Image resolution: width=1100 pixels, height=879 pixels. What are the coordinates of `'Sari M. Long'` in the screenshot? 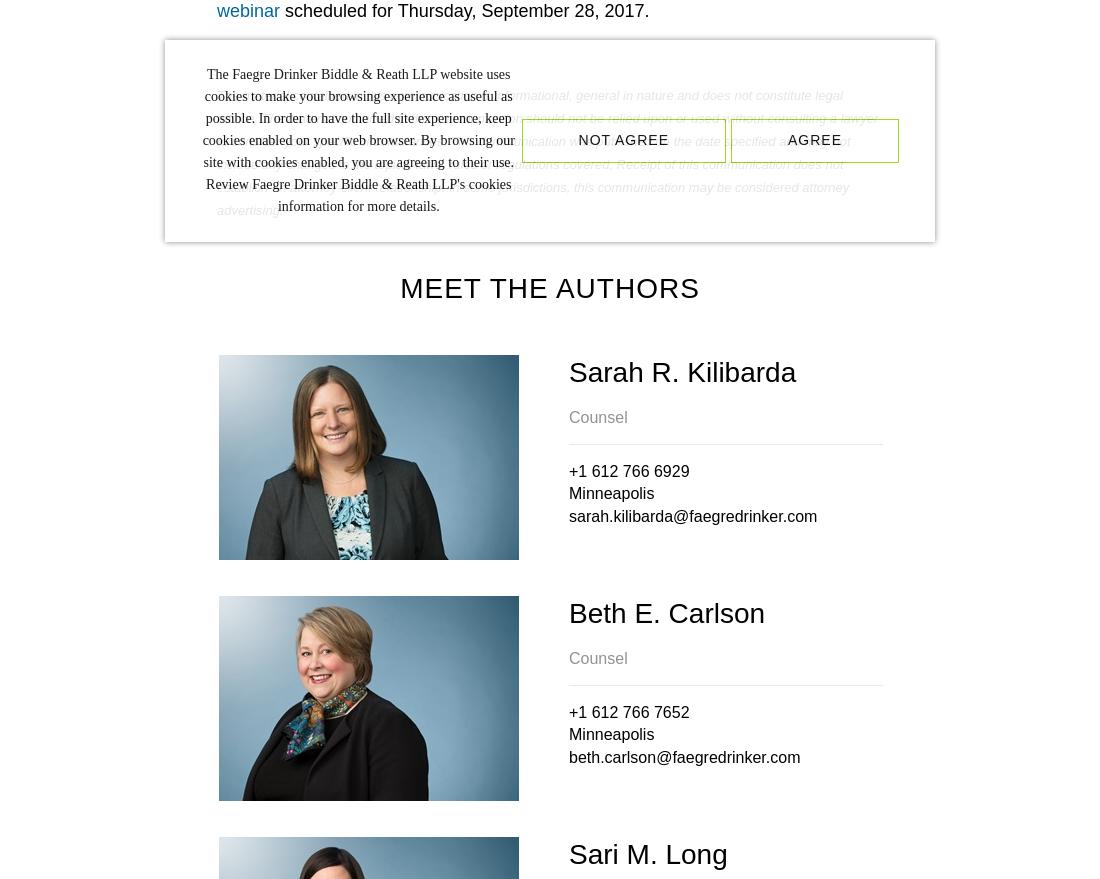 It's located at (568, 854).